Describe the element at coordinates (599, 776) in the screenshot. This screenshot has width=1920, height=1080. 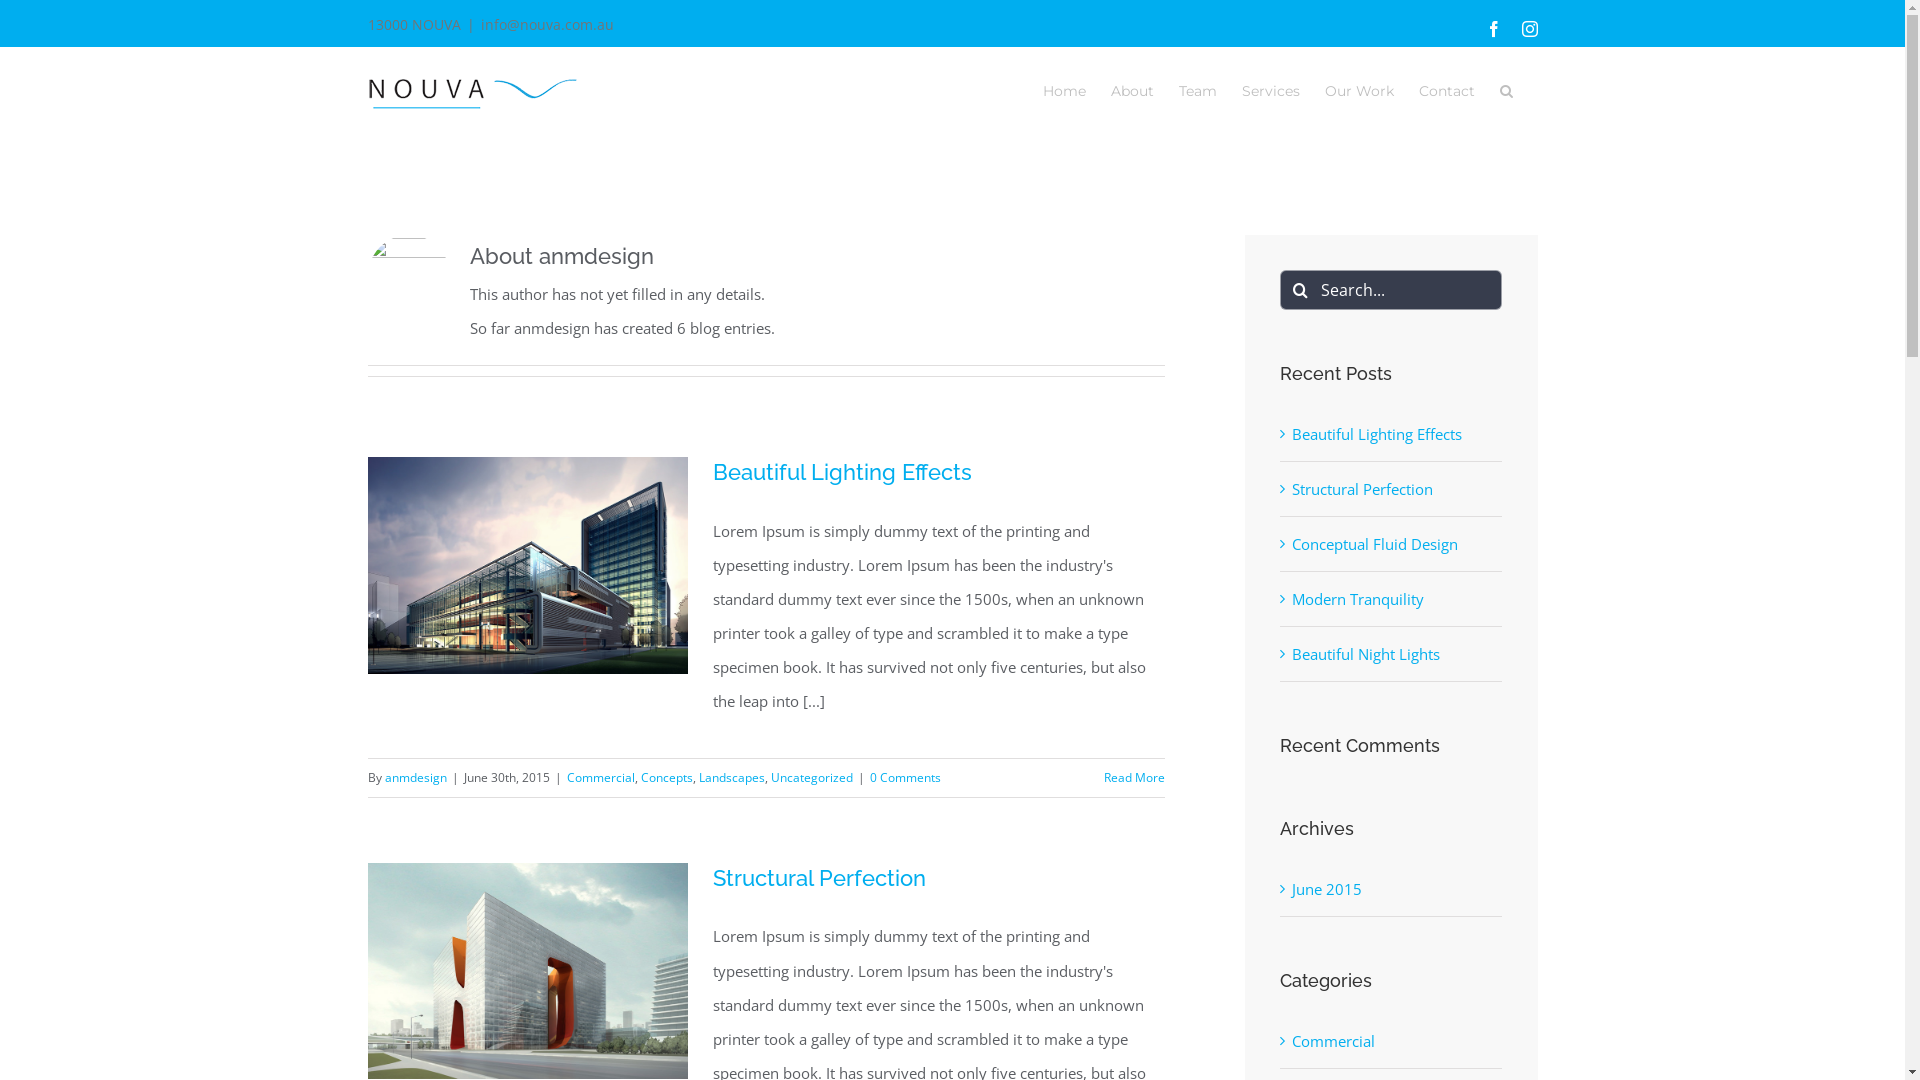
I see `'Commercial'` at that location.